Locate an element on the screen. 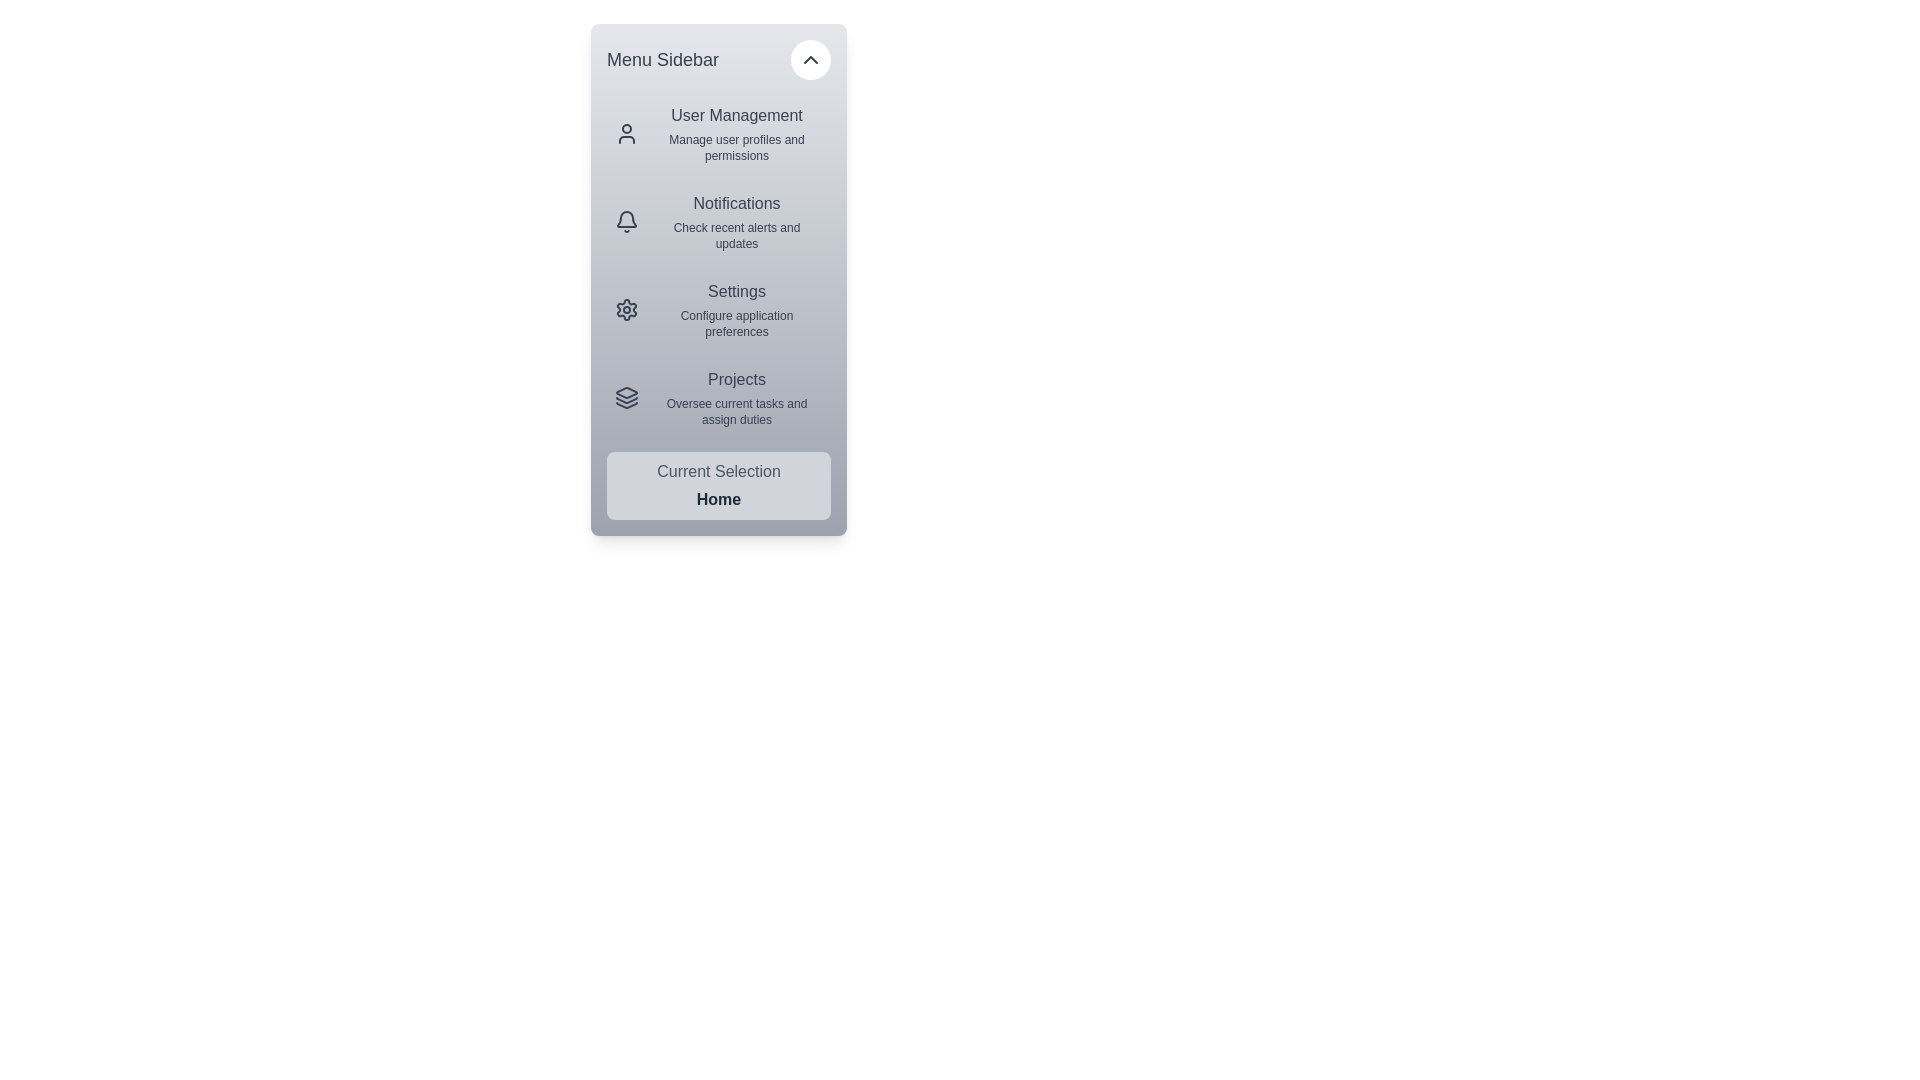  the 'User Management' text label in the sidebar menu, which serves as a descriptive header for the user management section is located at coordinates (736, 115).